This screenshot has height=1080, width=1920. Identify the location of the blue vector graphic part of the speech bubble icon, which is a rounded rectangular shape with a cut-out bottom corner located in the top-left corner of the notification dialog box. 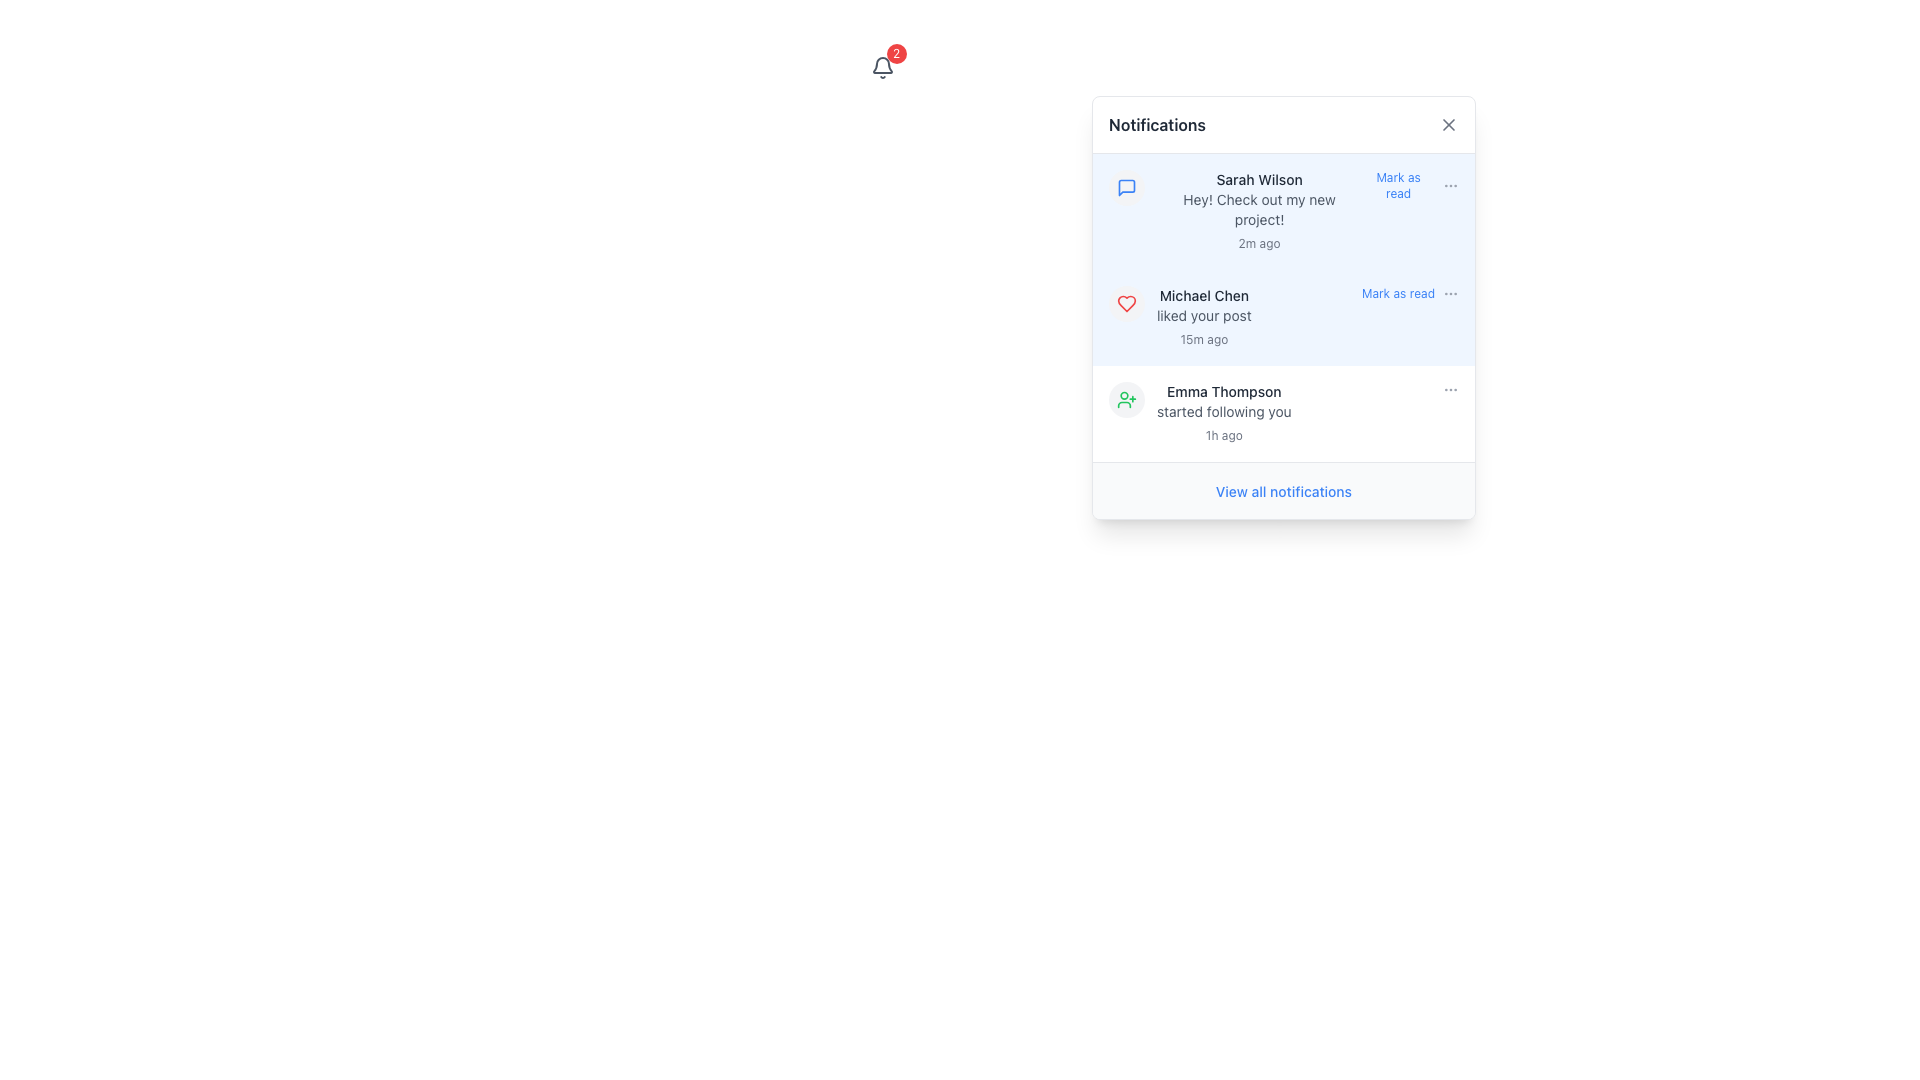
(1127, 188).